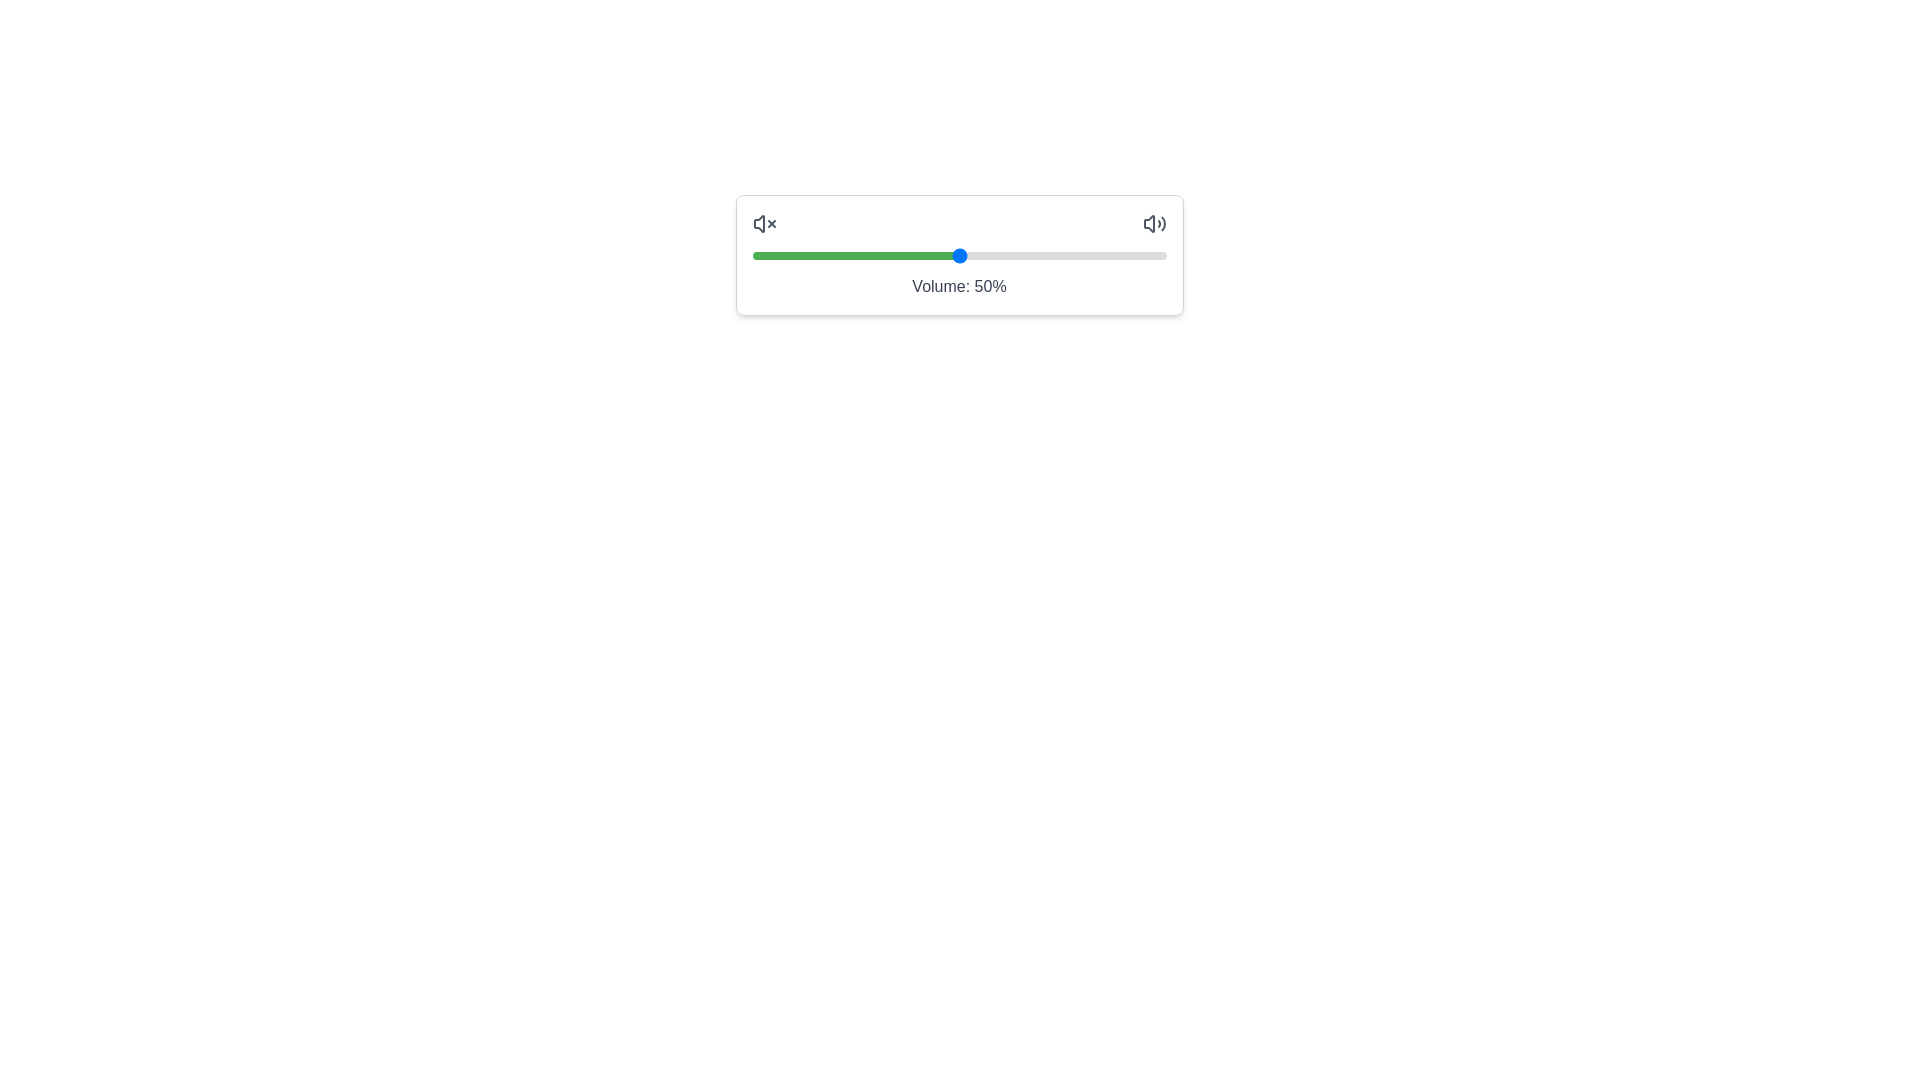 The image size is (1920, 1080). I want to click on the volume level, so click(855, 254).